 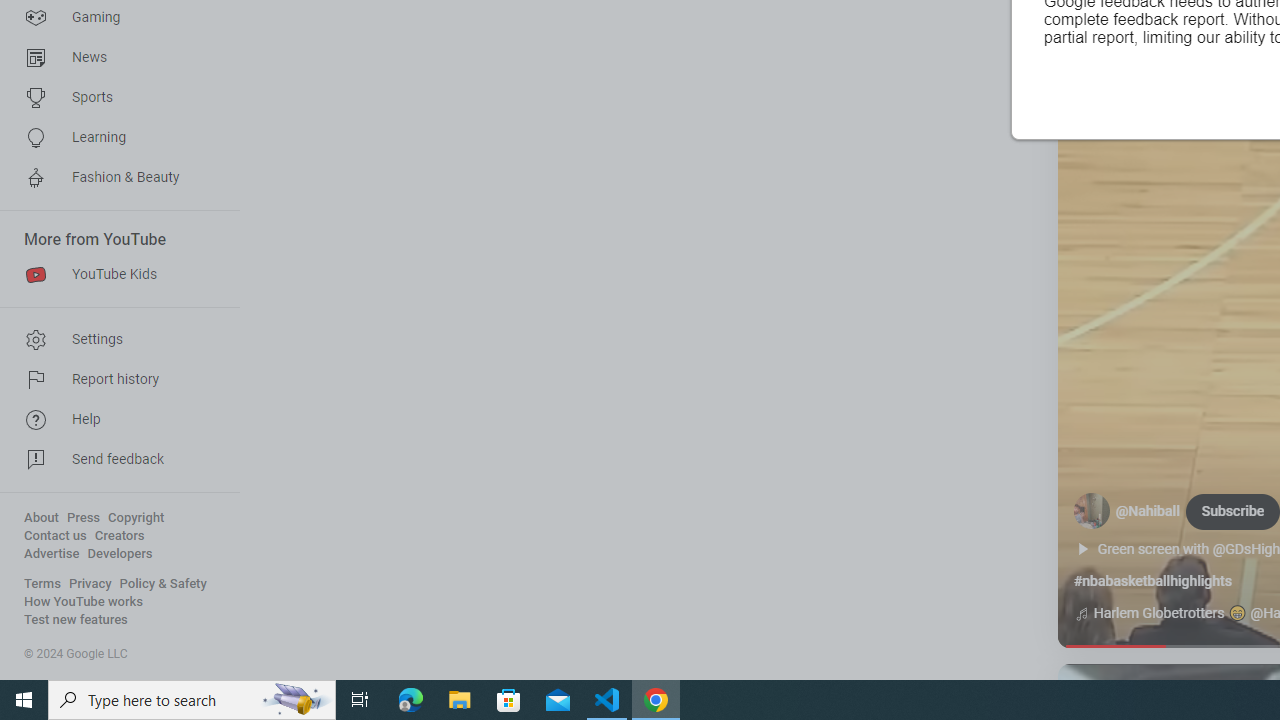 What do you see at coordinates (51, 554) in the screenshot?
I see `'Advertise'` at bounding box center [51, 554].